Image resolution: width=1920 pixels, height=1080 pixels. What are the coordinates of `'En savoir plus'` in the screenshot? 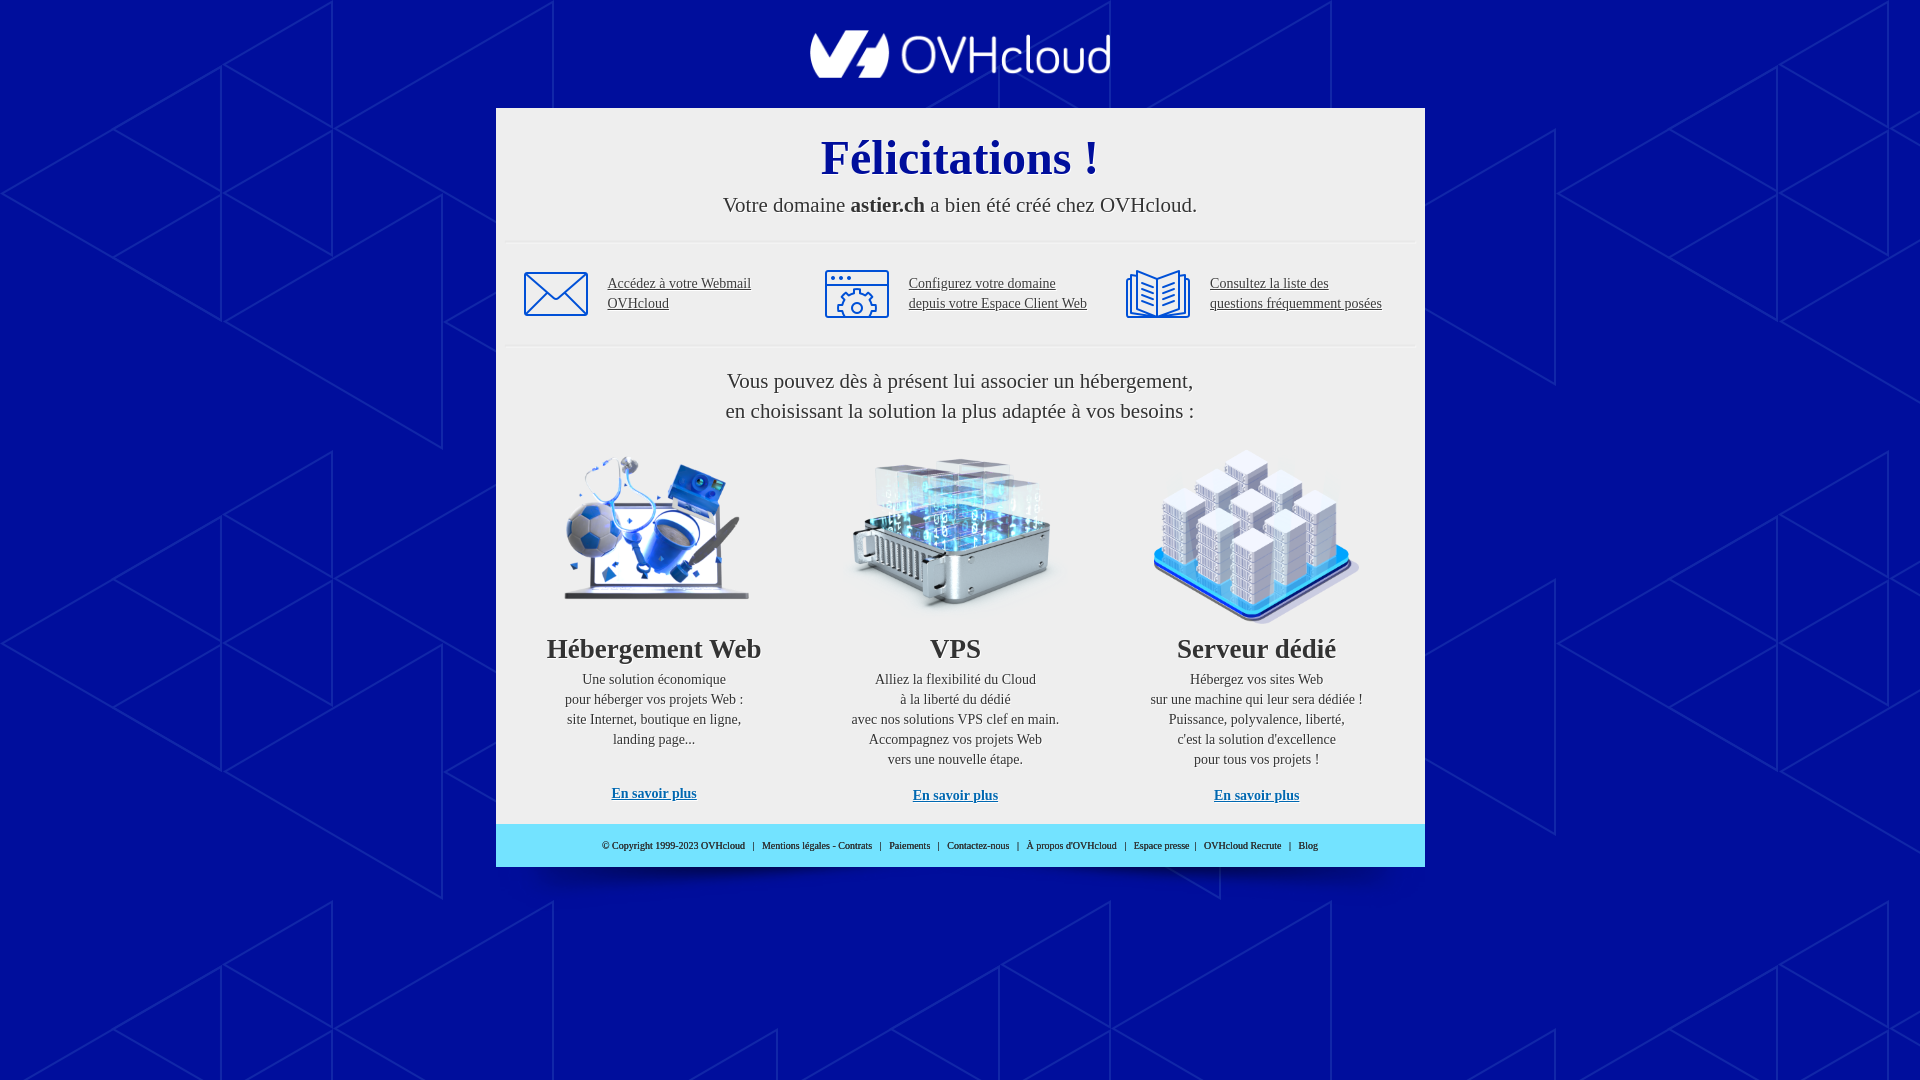 It's located at (1255, 794).